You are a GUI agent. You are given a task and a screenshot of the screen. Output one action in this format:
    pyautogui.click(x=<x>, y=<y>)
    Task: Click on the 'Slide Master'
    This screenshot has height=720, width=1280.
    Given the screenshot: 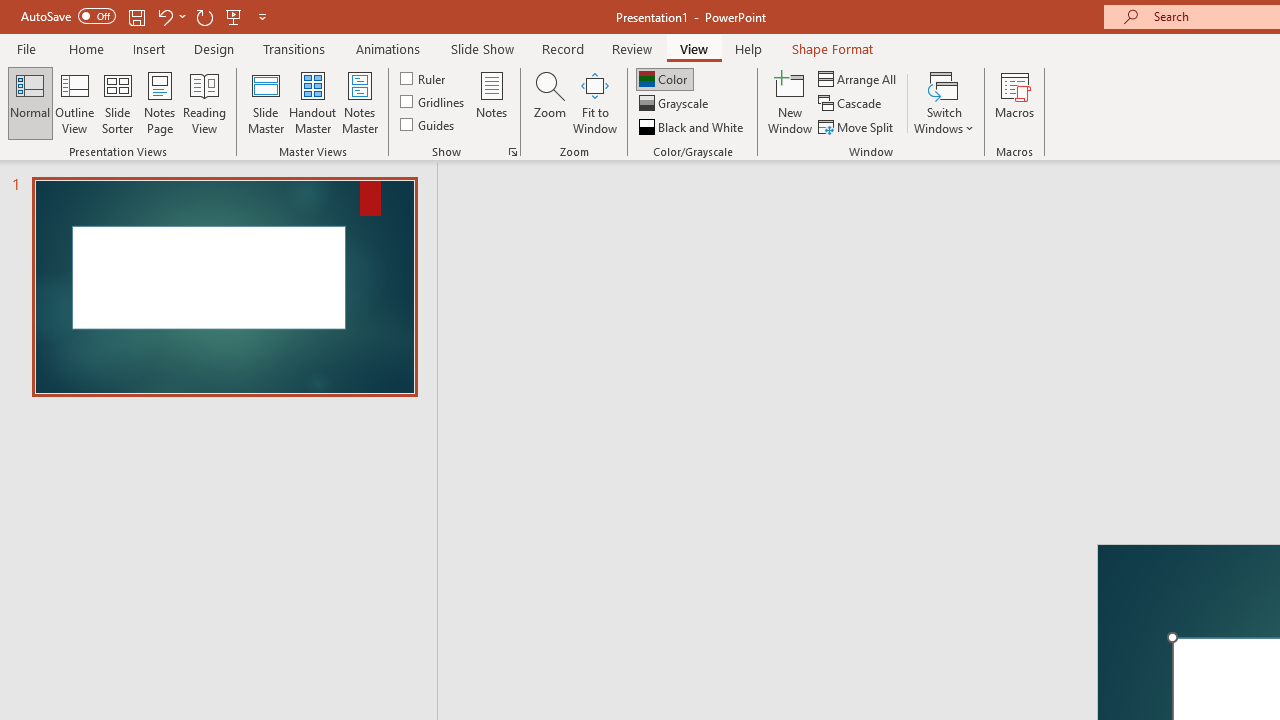 What is the action you would take?
    pyautogui.click(x=264, y=103)
    